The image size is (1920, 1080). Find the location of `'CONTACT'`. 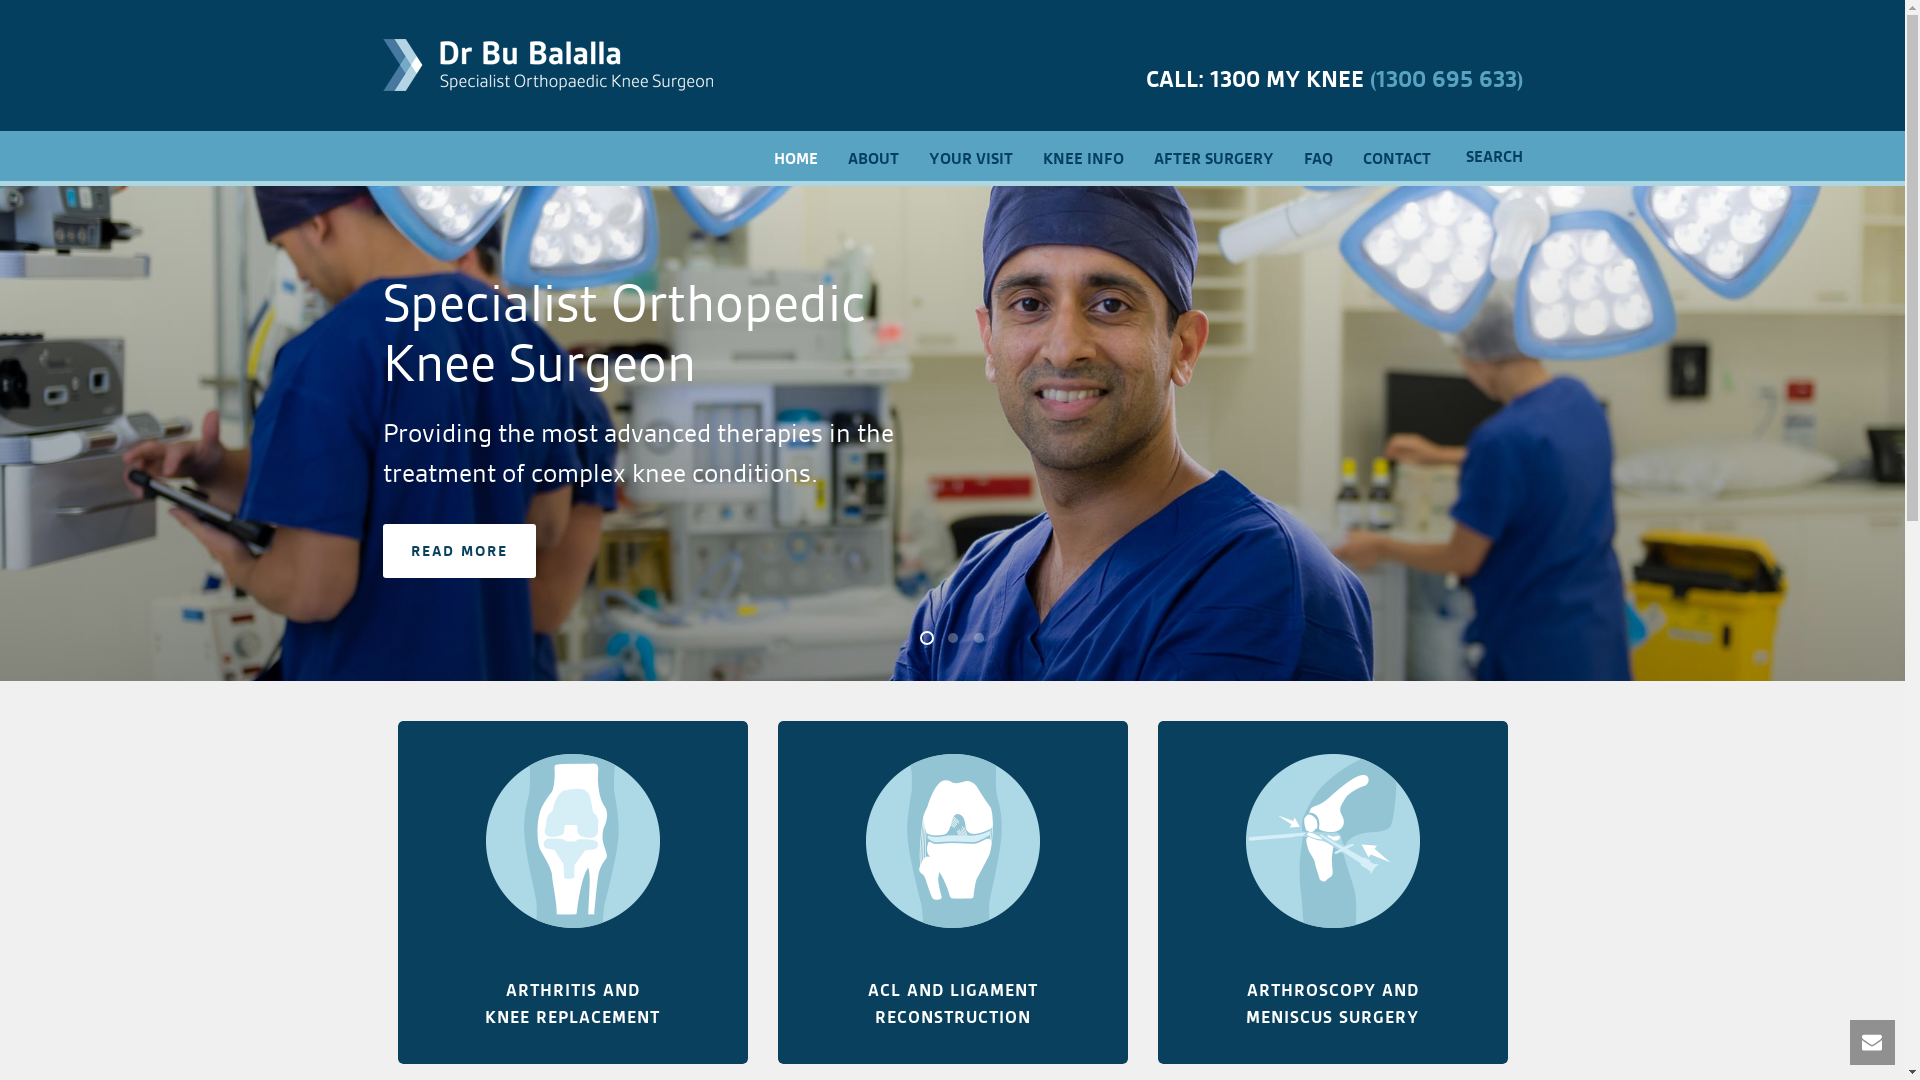

'CONTACT' is located at coordinates (1395, 156).